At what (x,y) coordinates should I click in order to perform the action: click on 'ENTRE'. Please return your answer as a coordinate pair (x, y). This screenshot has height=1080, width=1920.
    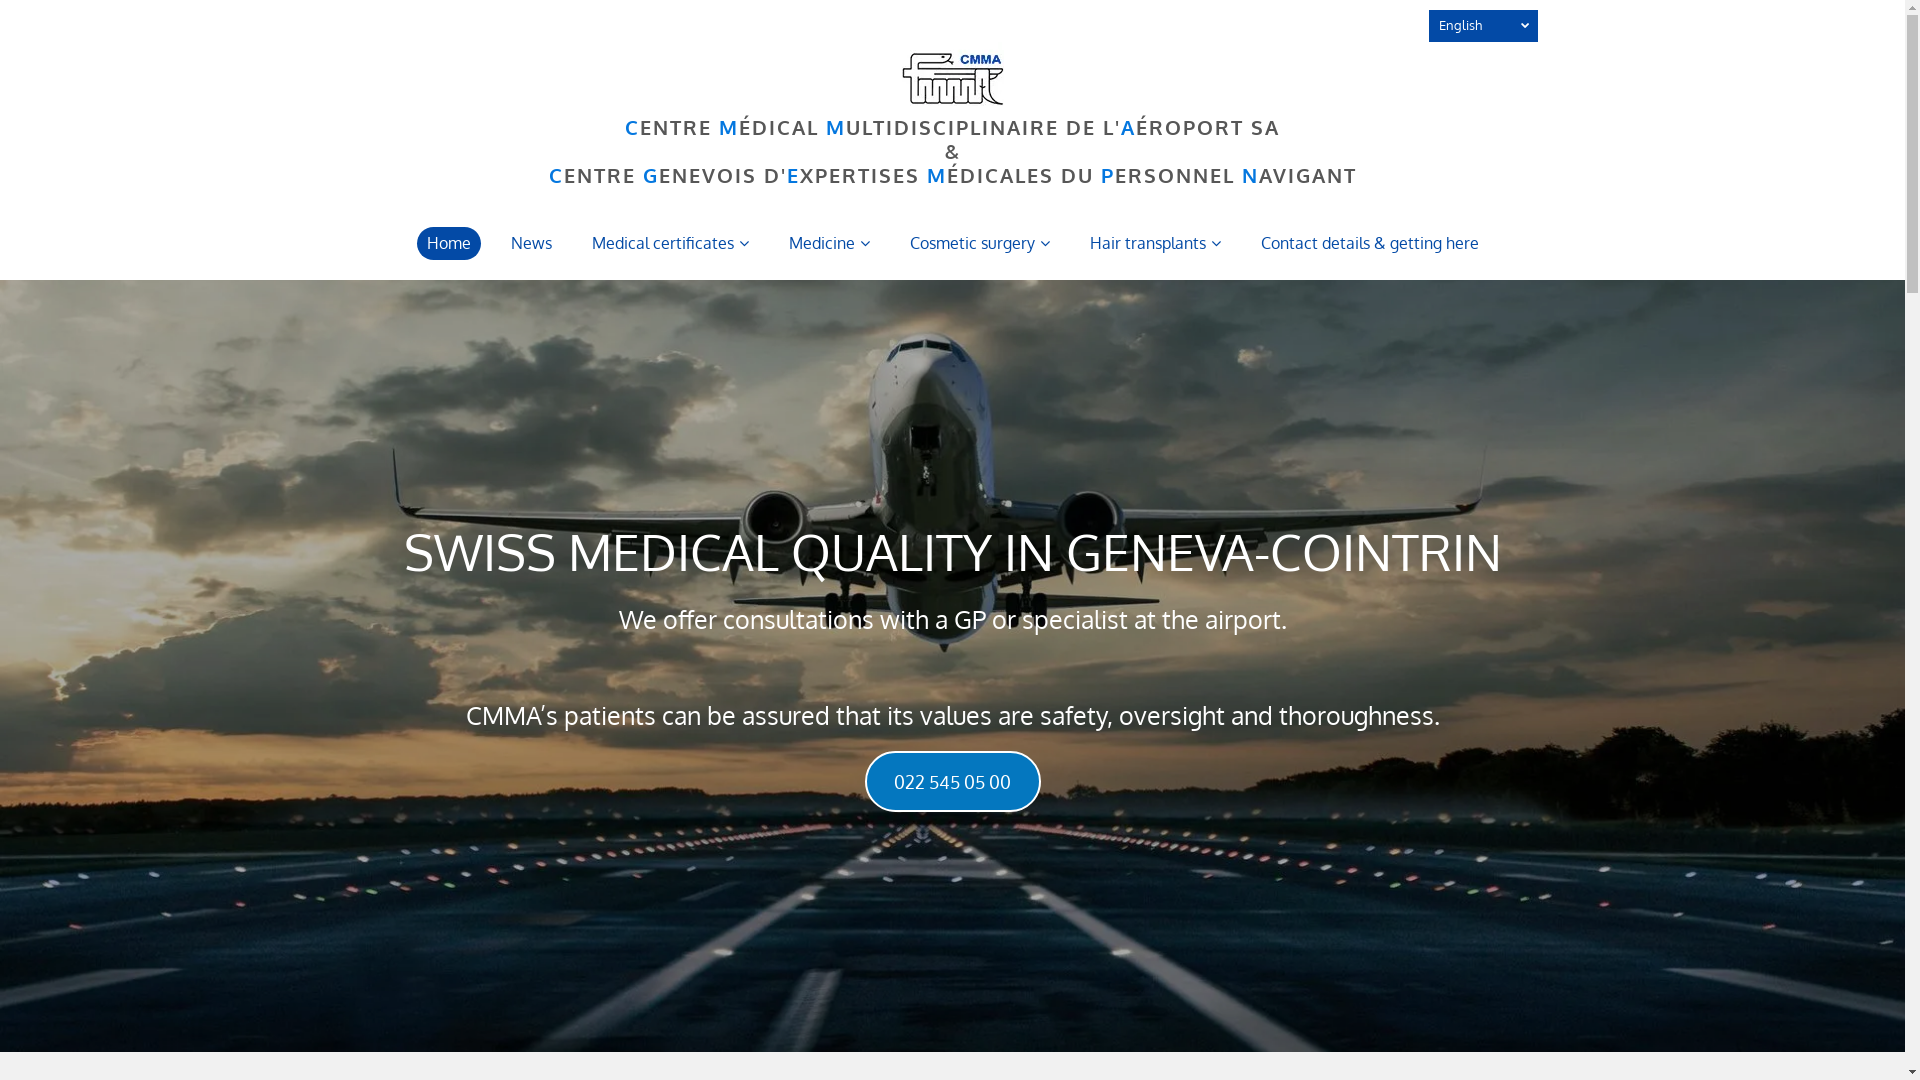
    Looking at the image, I should click on (638, 127).